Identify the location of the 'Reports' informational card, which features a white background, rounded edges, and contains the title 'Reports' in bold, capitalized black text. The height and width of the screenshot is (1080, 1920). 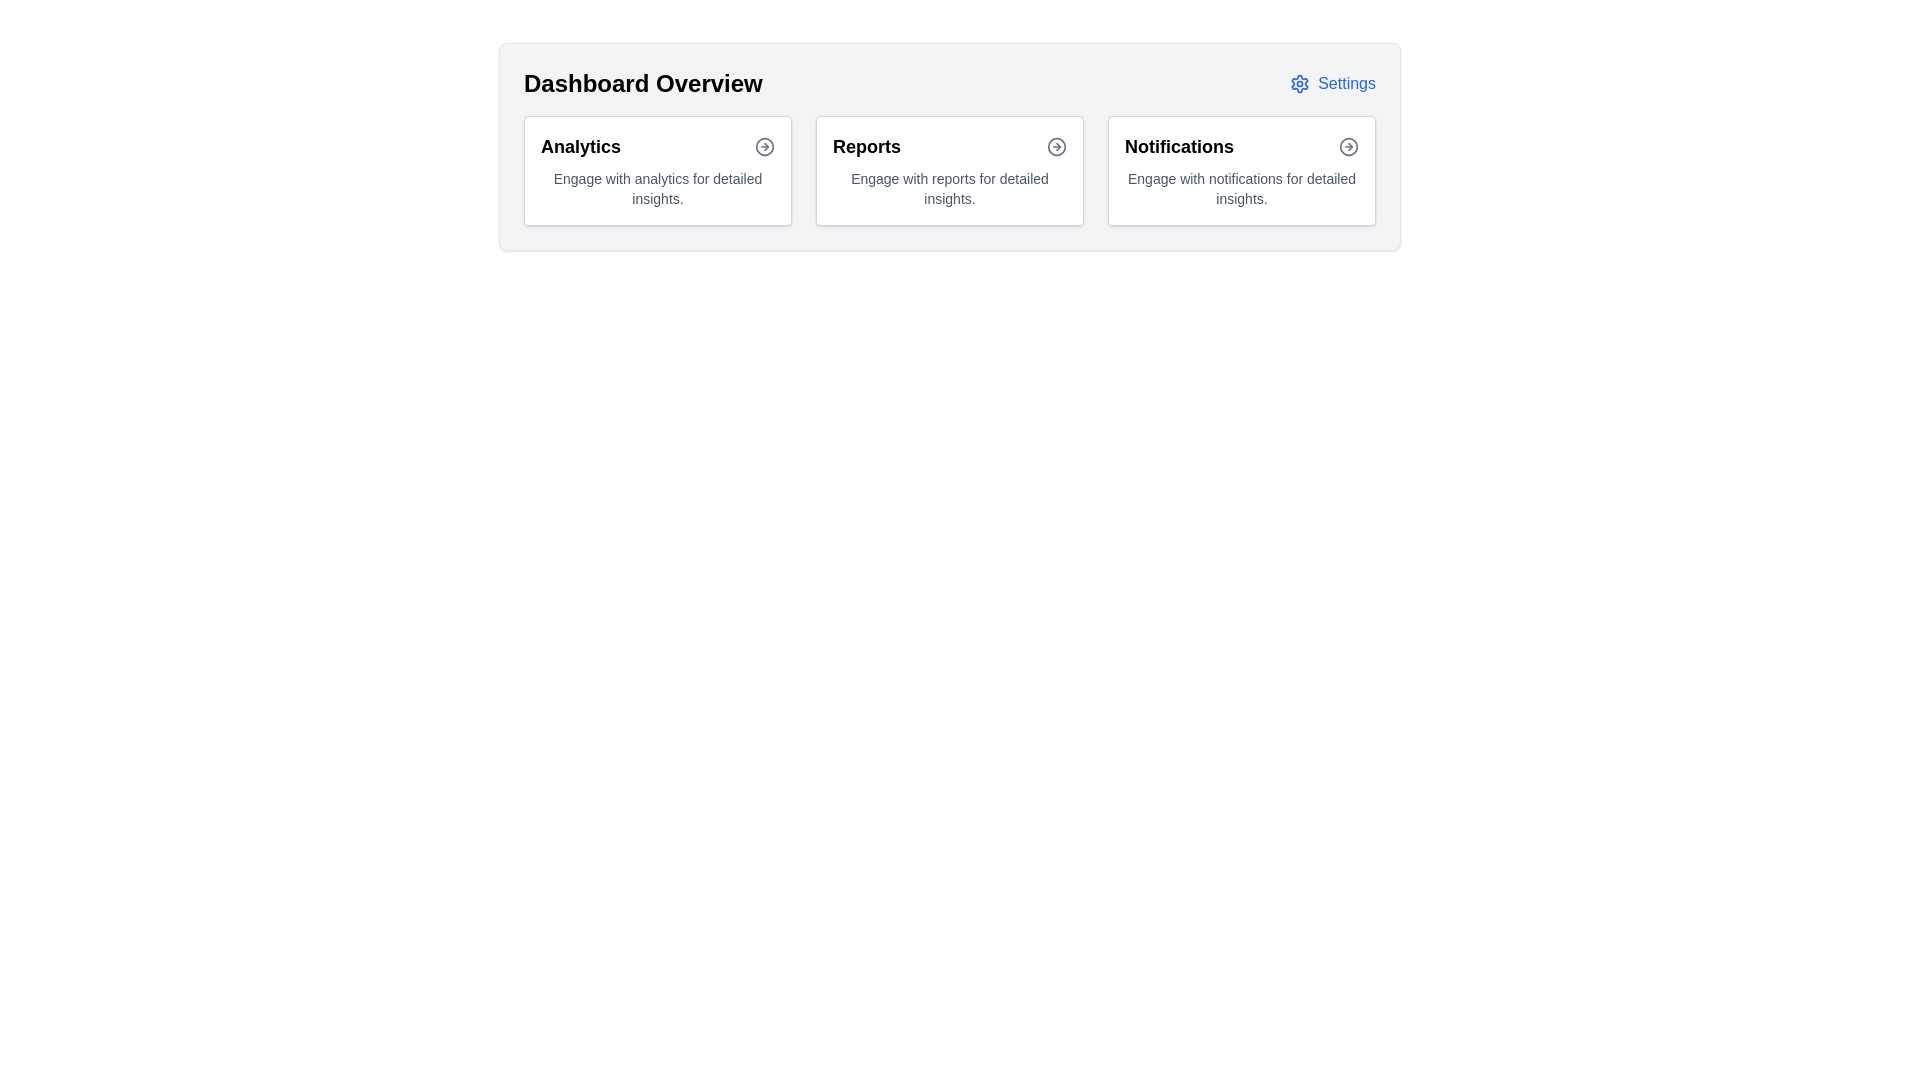
(949, 169).